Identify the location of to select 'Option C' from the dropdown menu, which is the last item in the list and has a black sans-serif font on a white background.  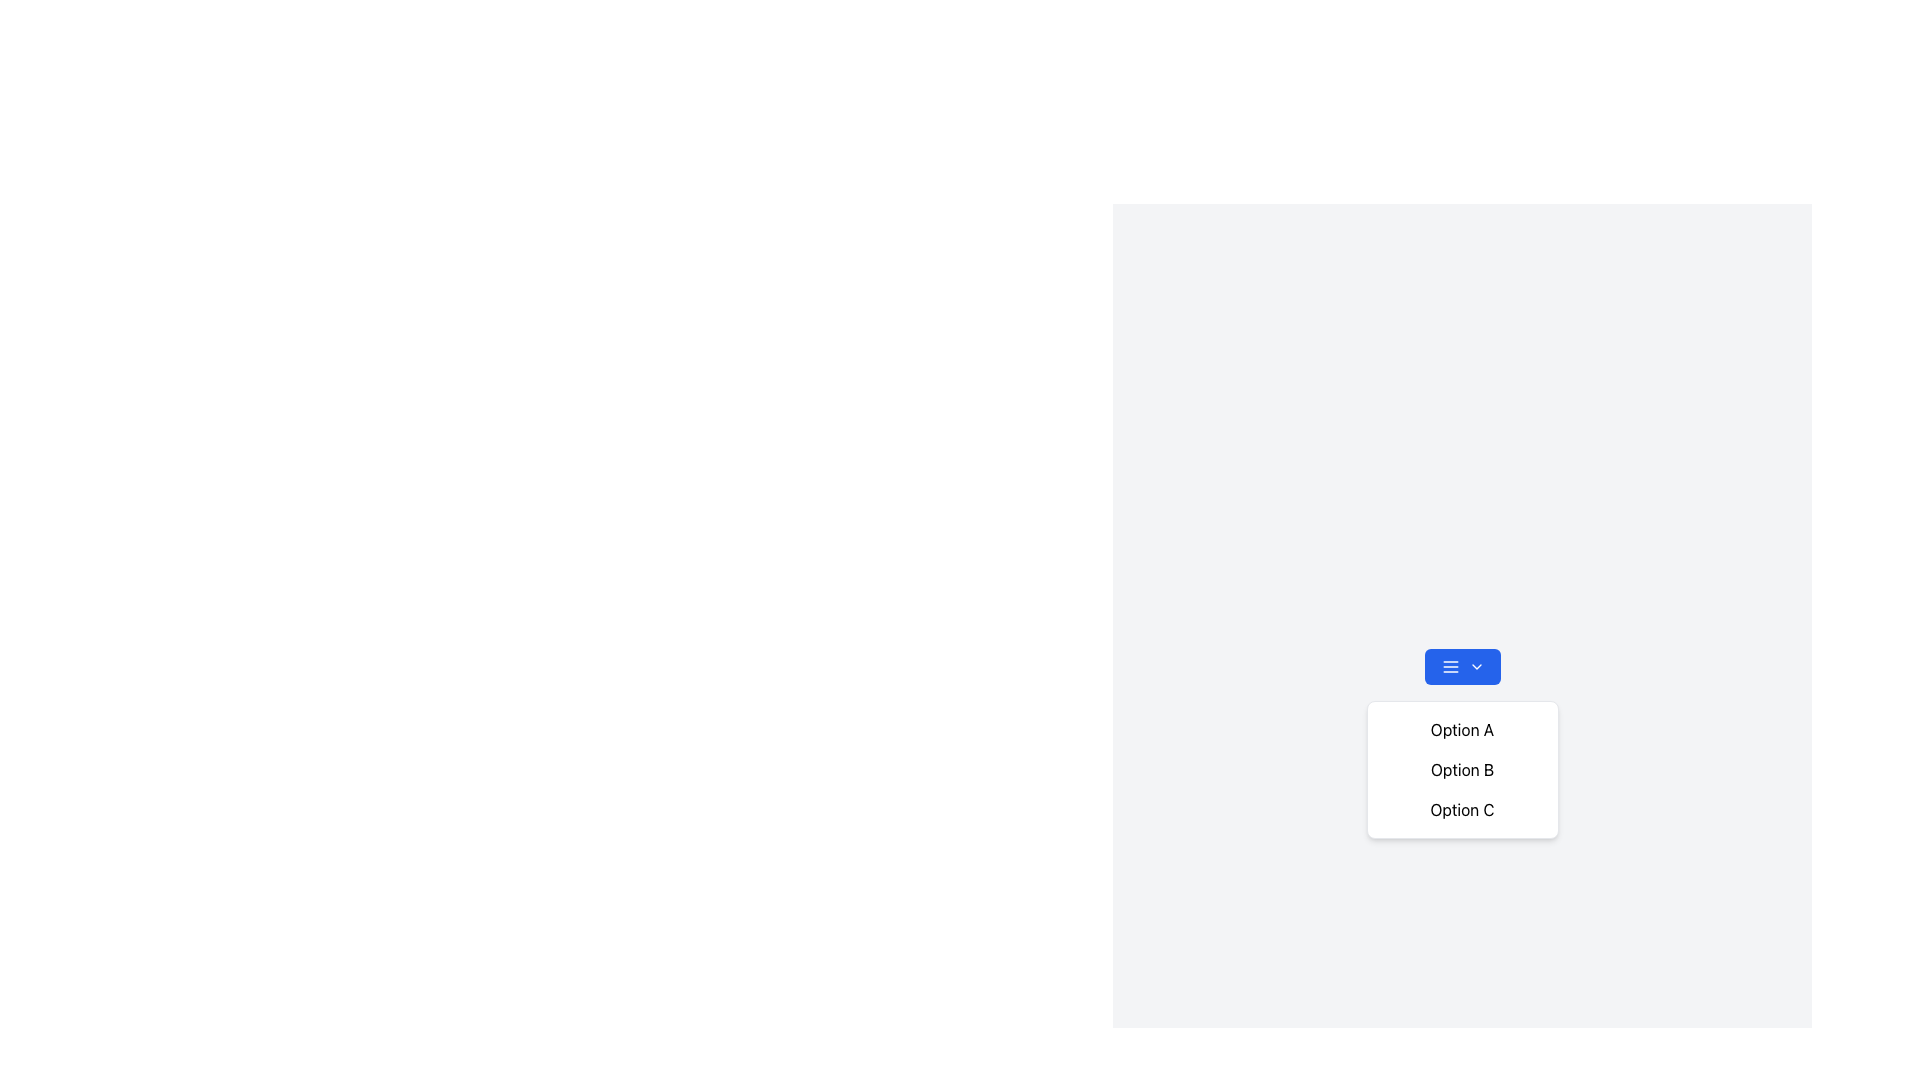
(1462, 810).